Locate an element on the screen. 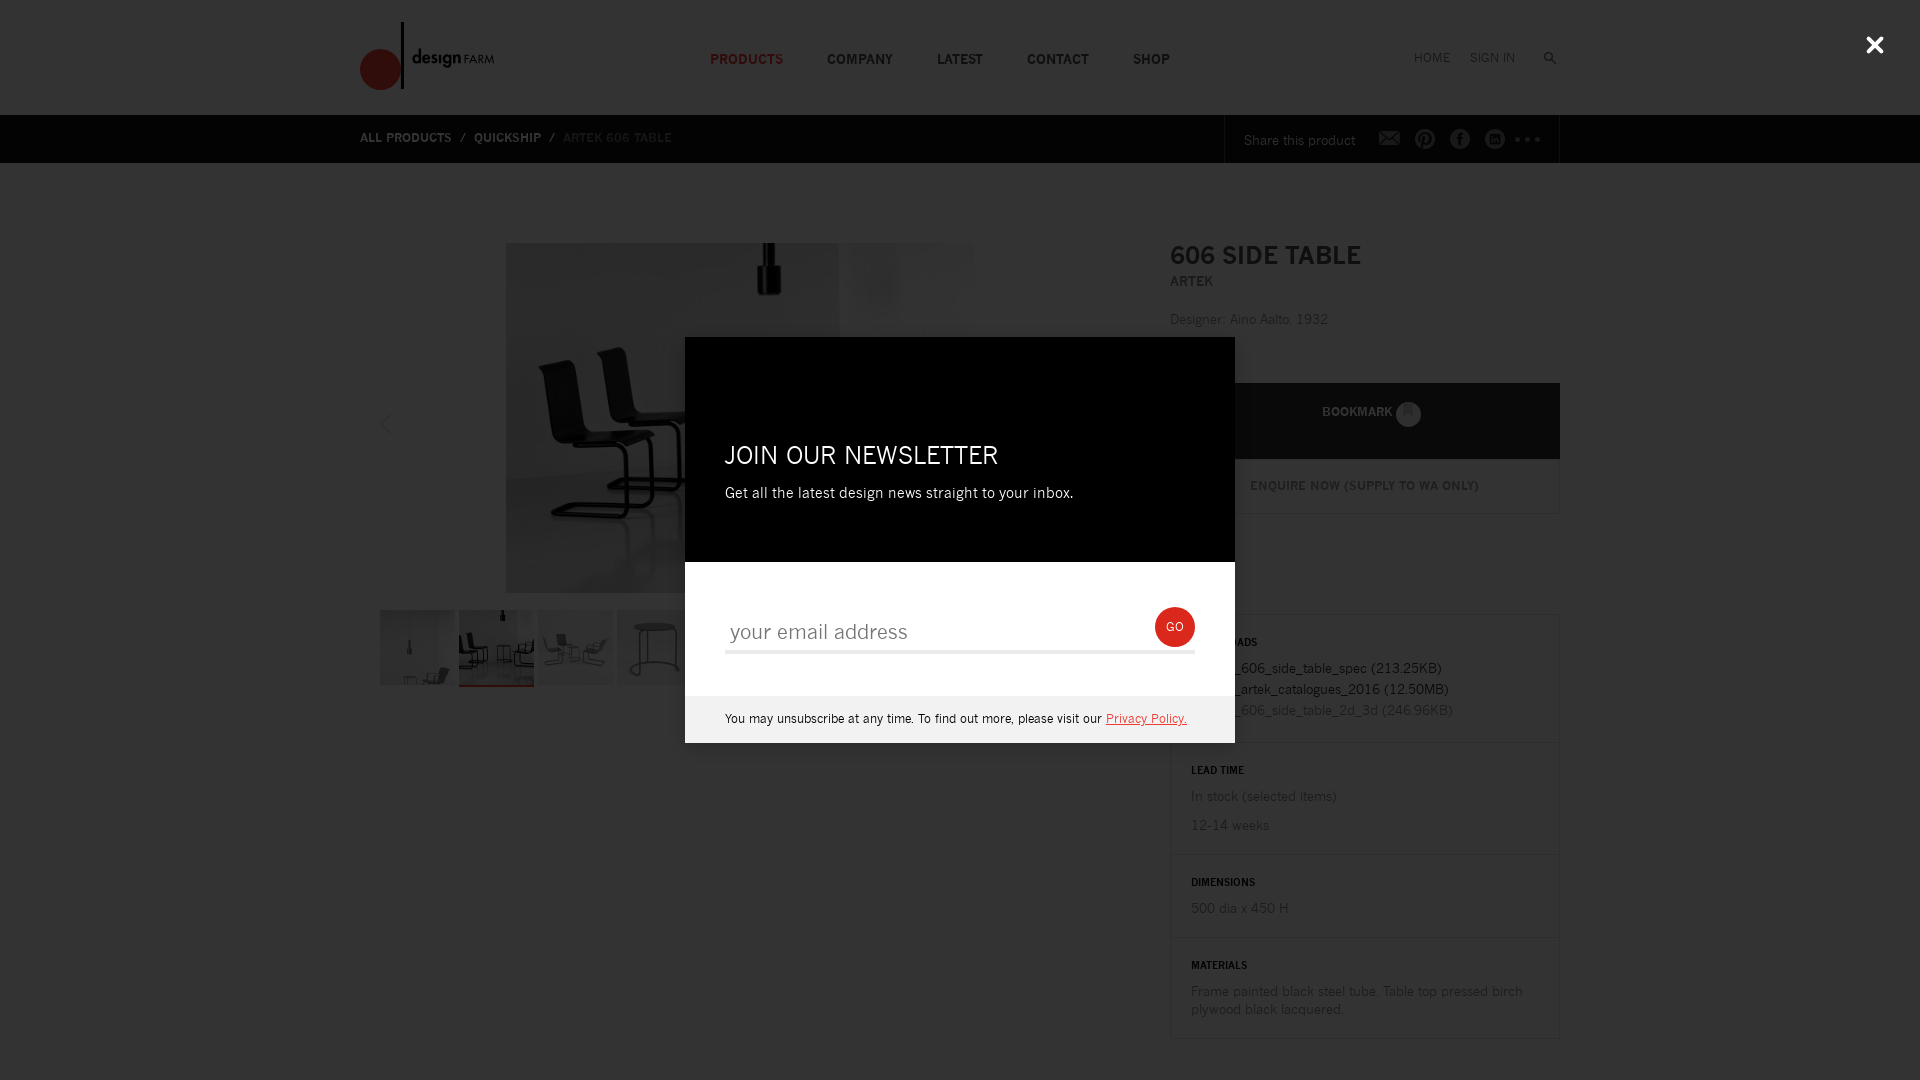 This screenshot has width=1920, height=1080. 'ALL PRODUCTS' is located at coordinates (413, 136).